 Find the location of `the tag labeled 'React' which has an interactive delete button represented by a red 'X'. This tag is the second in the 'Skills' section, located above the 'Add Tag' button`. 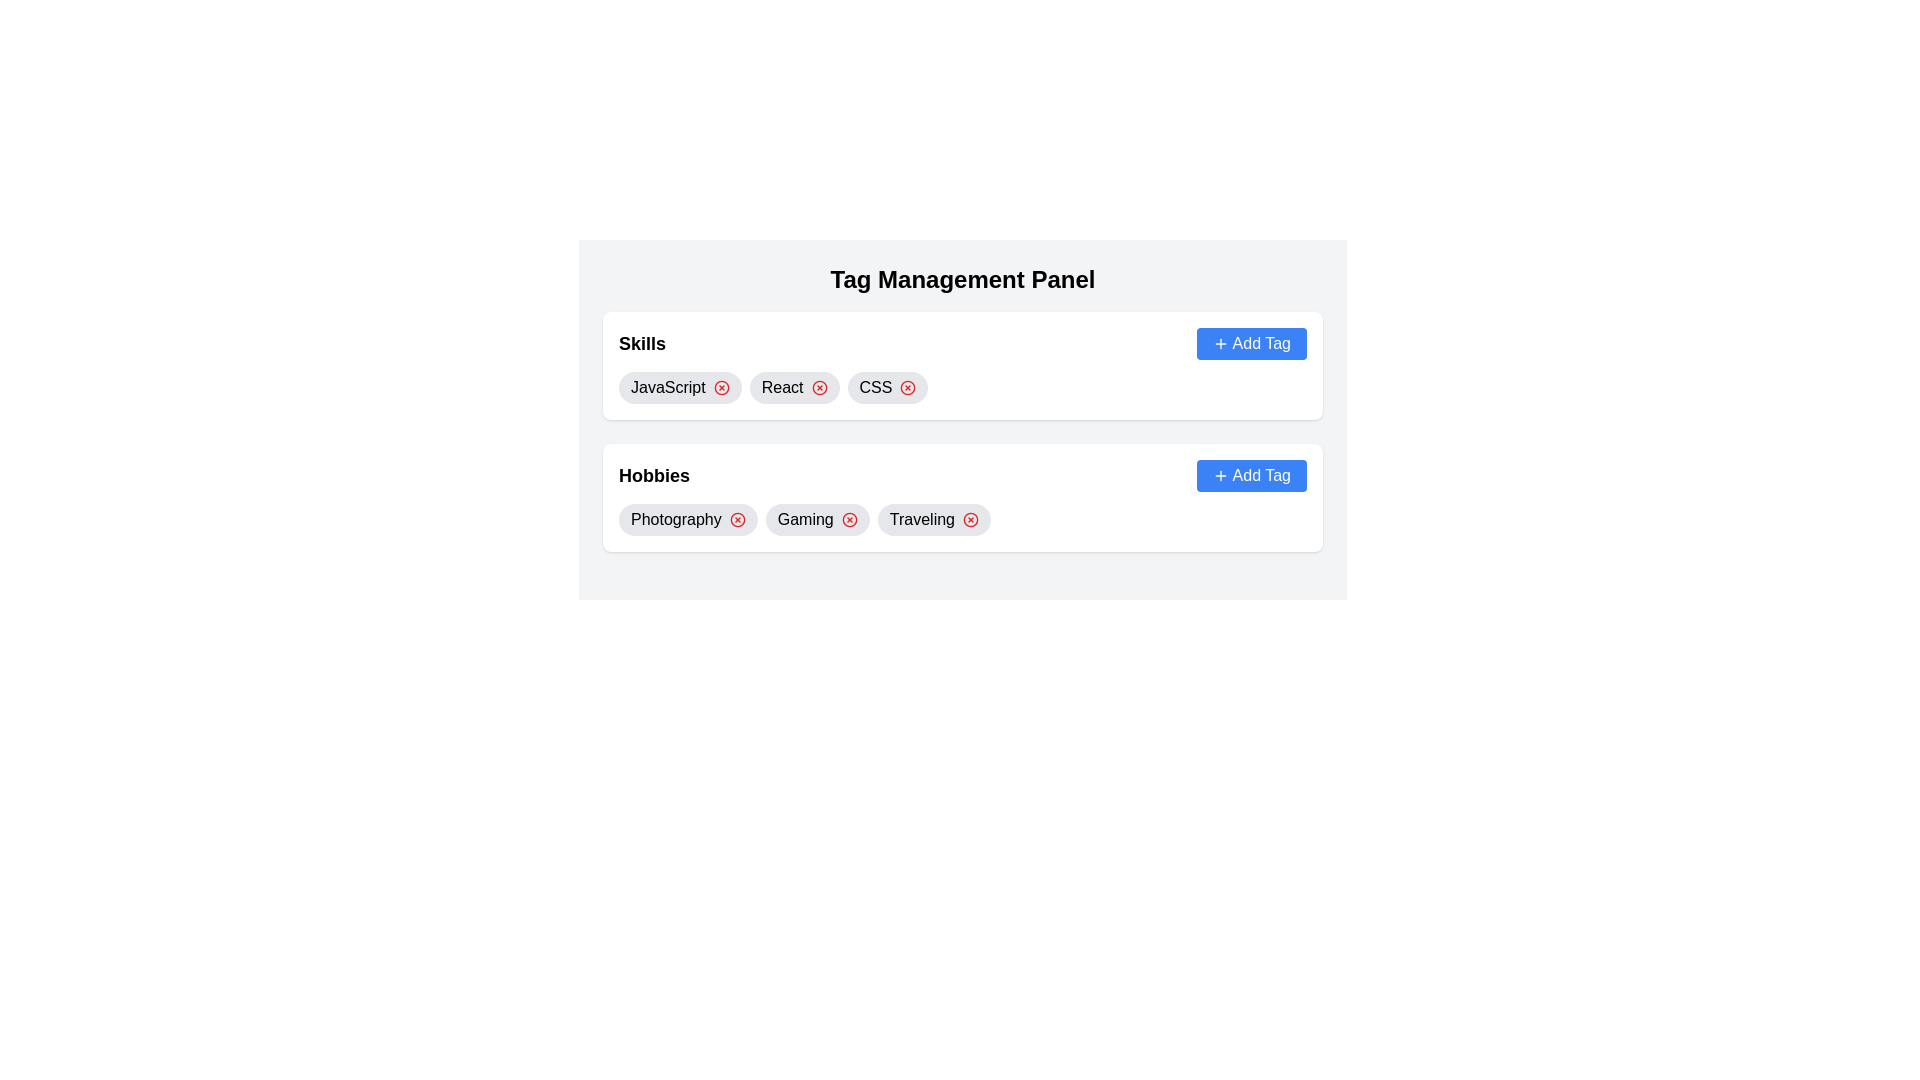

the tag labeled 'React' which has an interactive delete button represented by a red 'X'. This tag is the second in the 'Skills' section, located above the 'Add Tag' button is located at coordinates (793, 388).